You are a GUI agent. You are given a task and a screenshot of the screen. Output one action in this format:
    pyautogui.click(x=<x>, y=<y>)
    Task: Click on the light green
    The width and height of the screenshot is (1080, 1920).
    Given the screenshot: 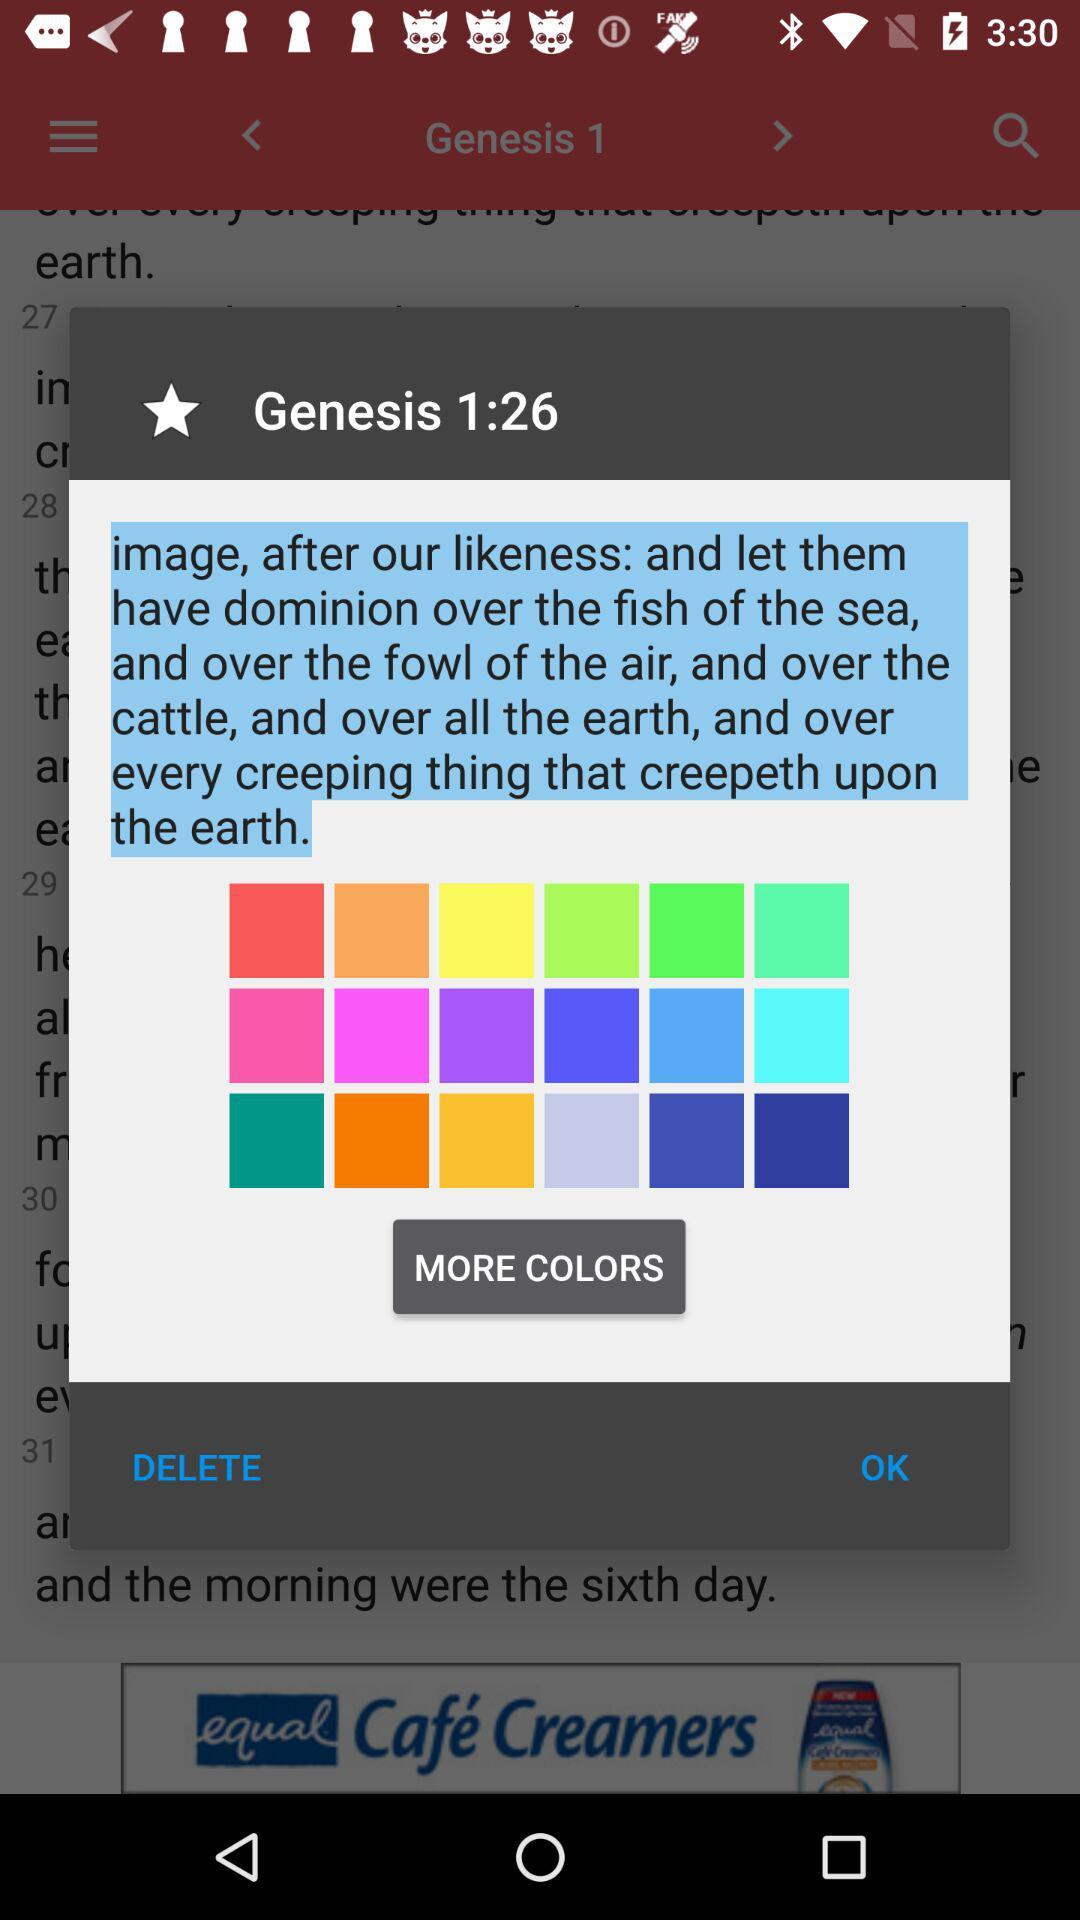 What is the action you would take?
    pyautogui.click(x=590, y=929)
    